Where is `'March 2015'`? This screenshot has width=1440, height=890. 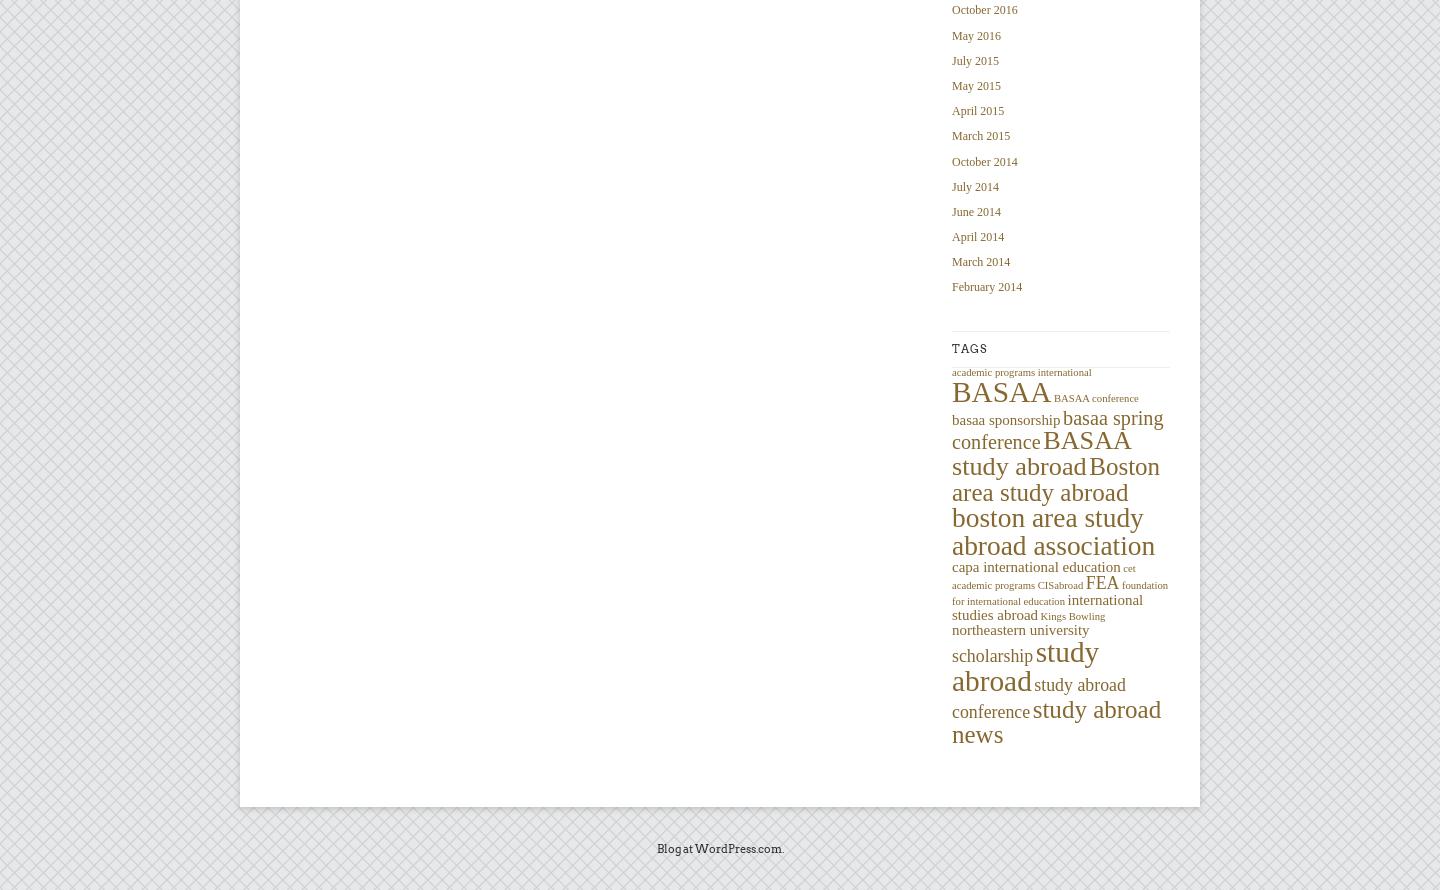
'March 2015' is located at coordinates (951, 134).